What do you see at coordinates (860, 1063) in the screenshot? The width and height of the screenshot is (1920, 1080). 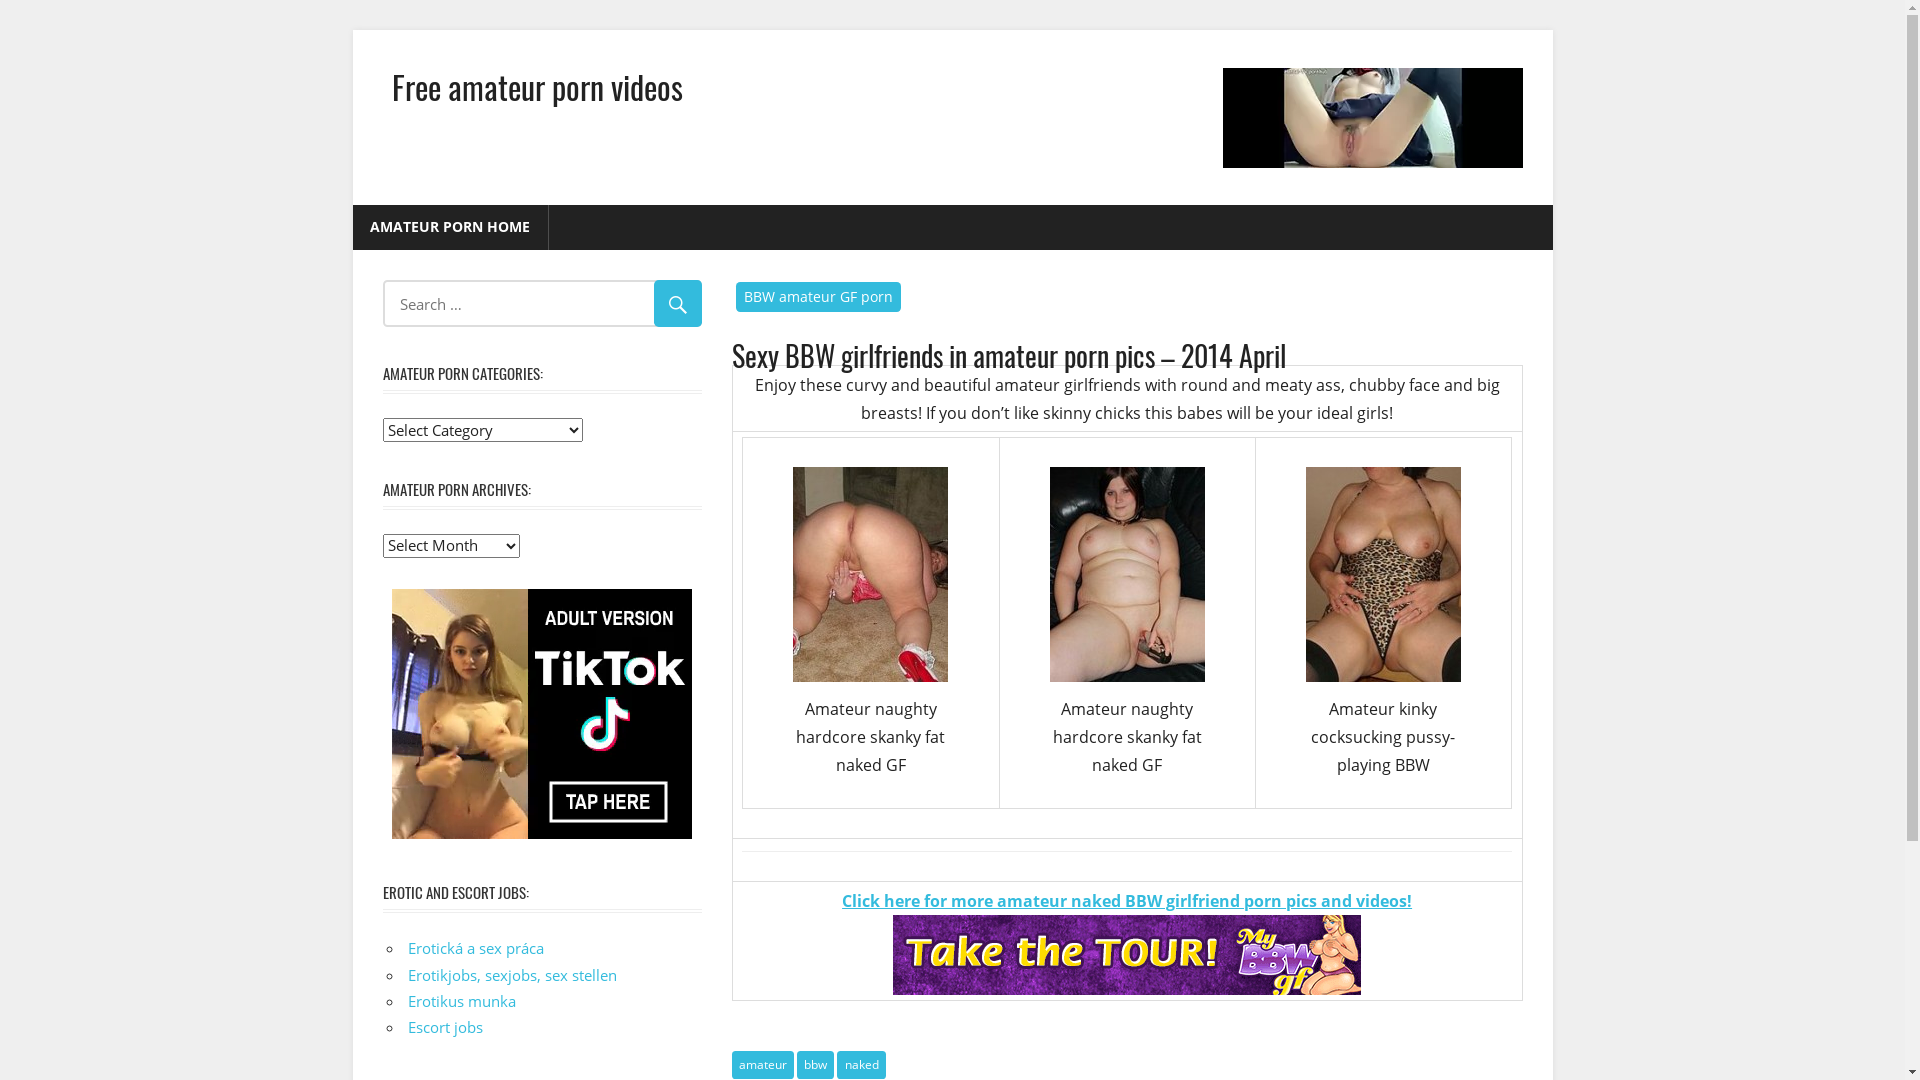 I see `'naked'` at bounding box center [860, 1063].